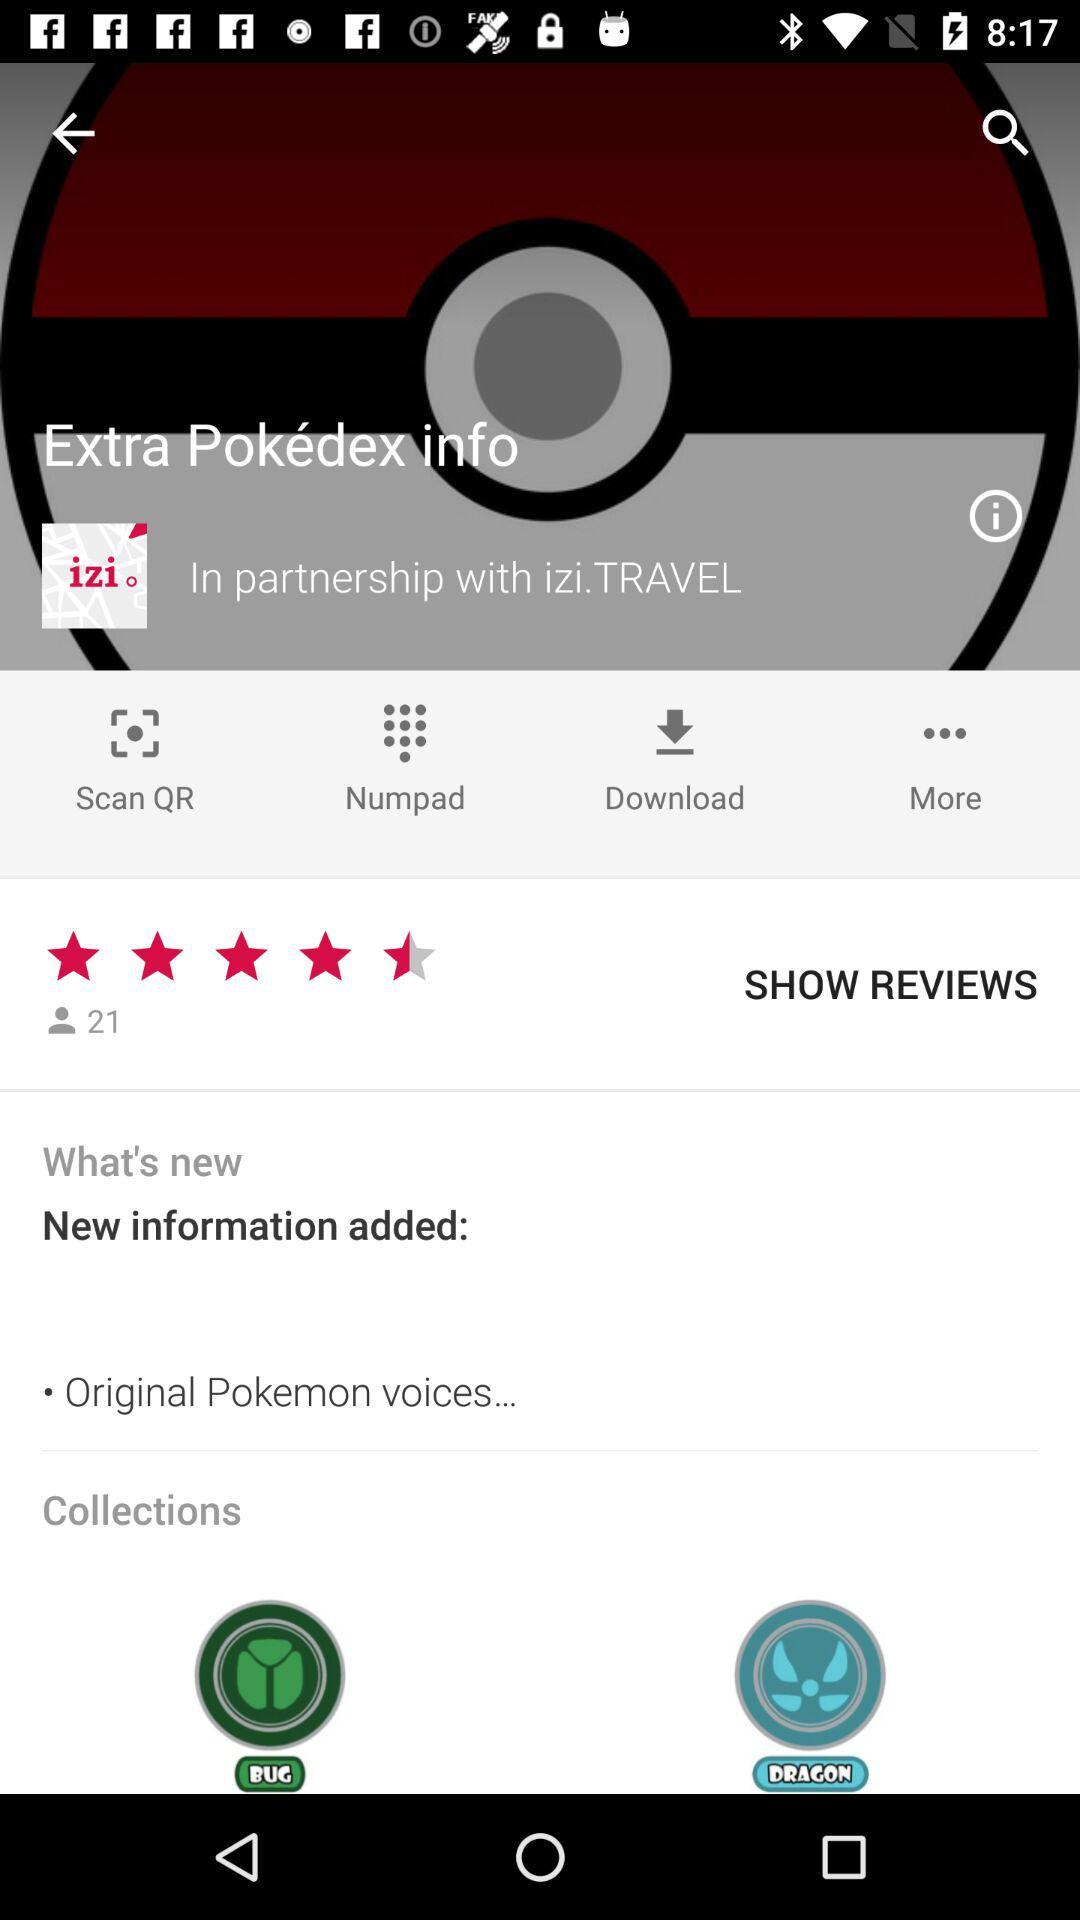  I want to click on the item above the collections icon, so click(540, 1450).